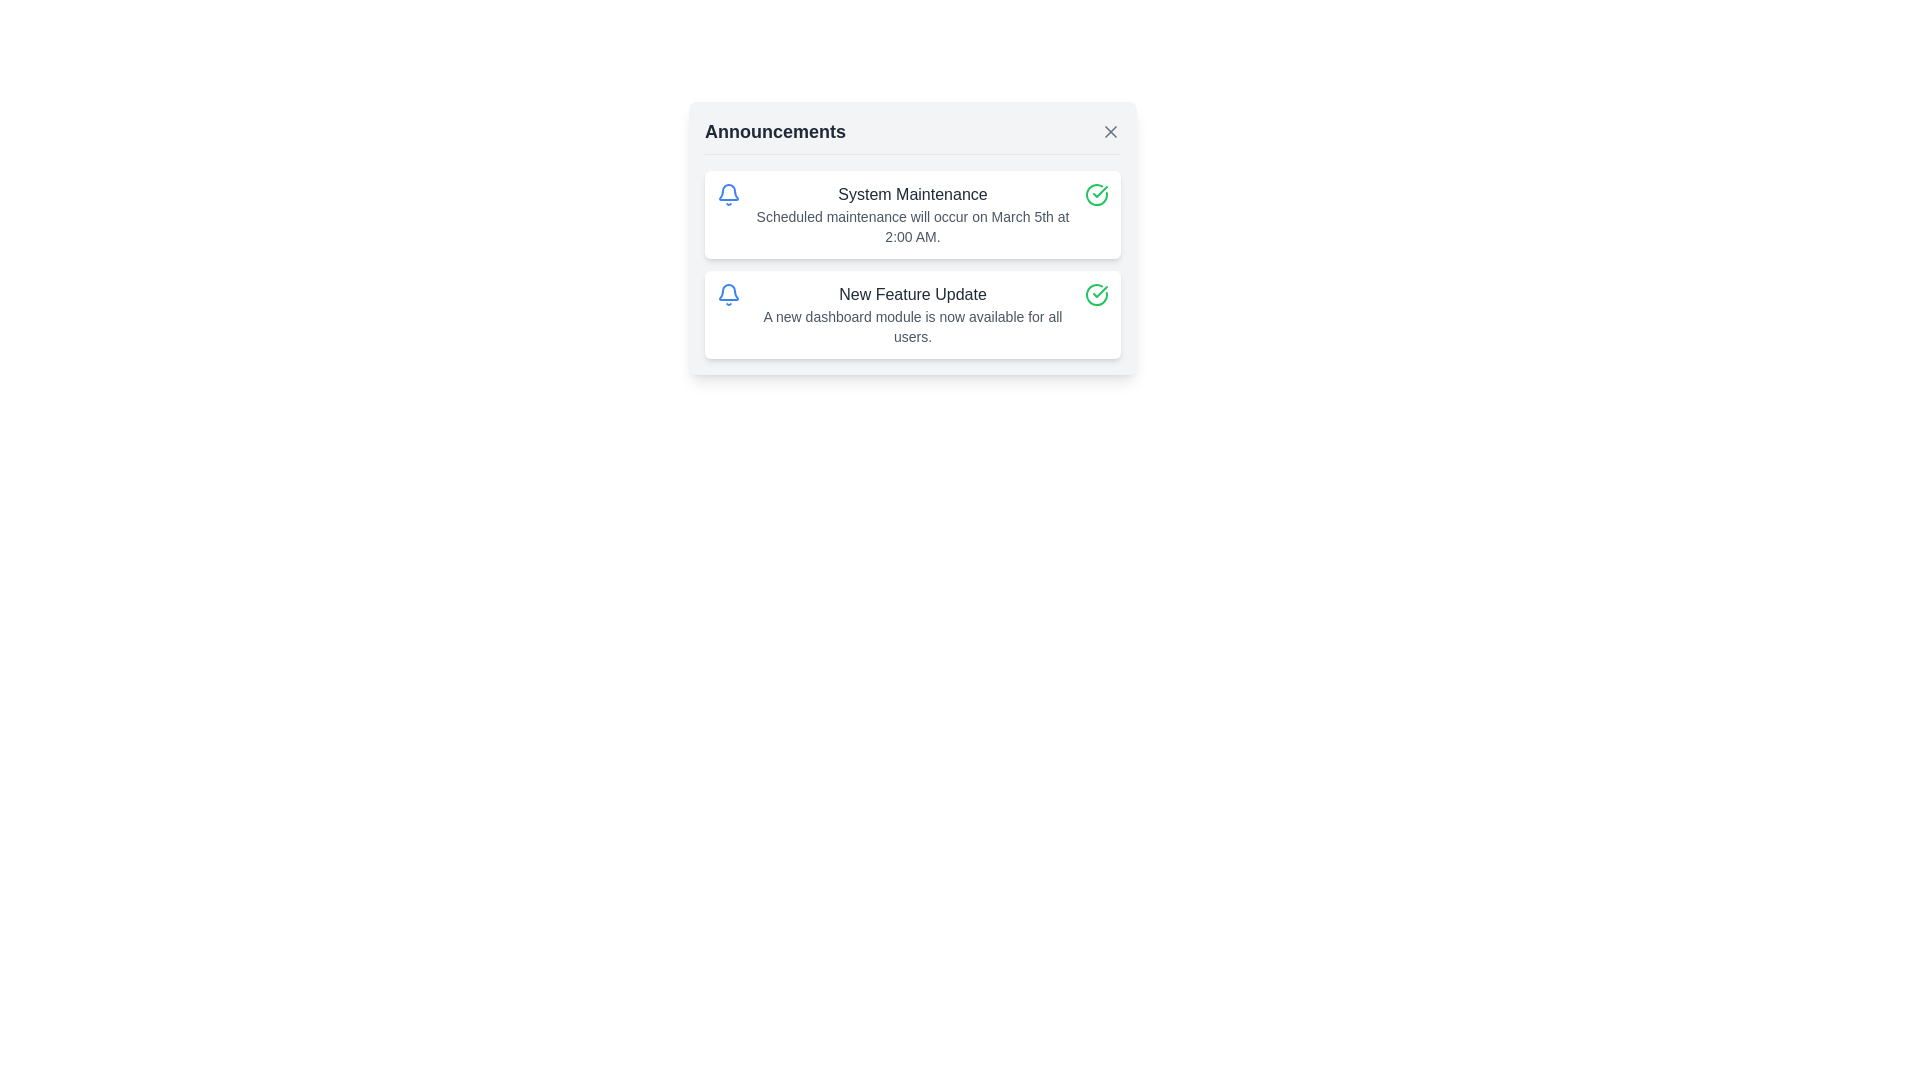  Describe the element at coordinates (911, 195) in the screenshot. I see `text content of the Text heading that serves as the title for the first announcement in the Announcements panel, located at the top of the card` at that location.